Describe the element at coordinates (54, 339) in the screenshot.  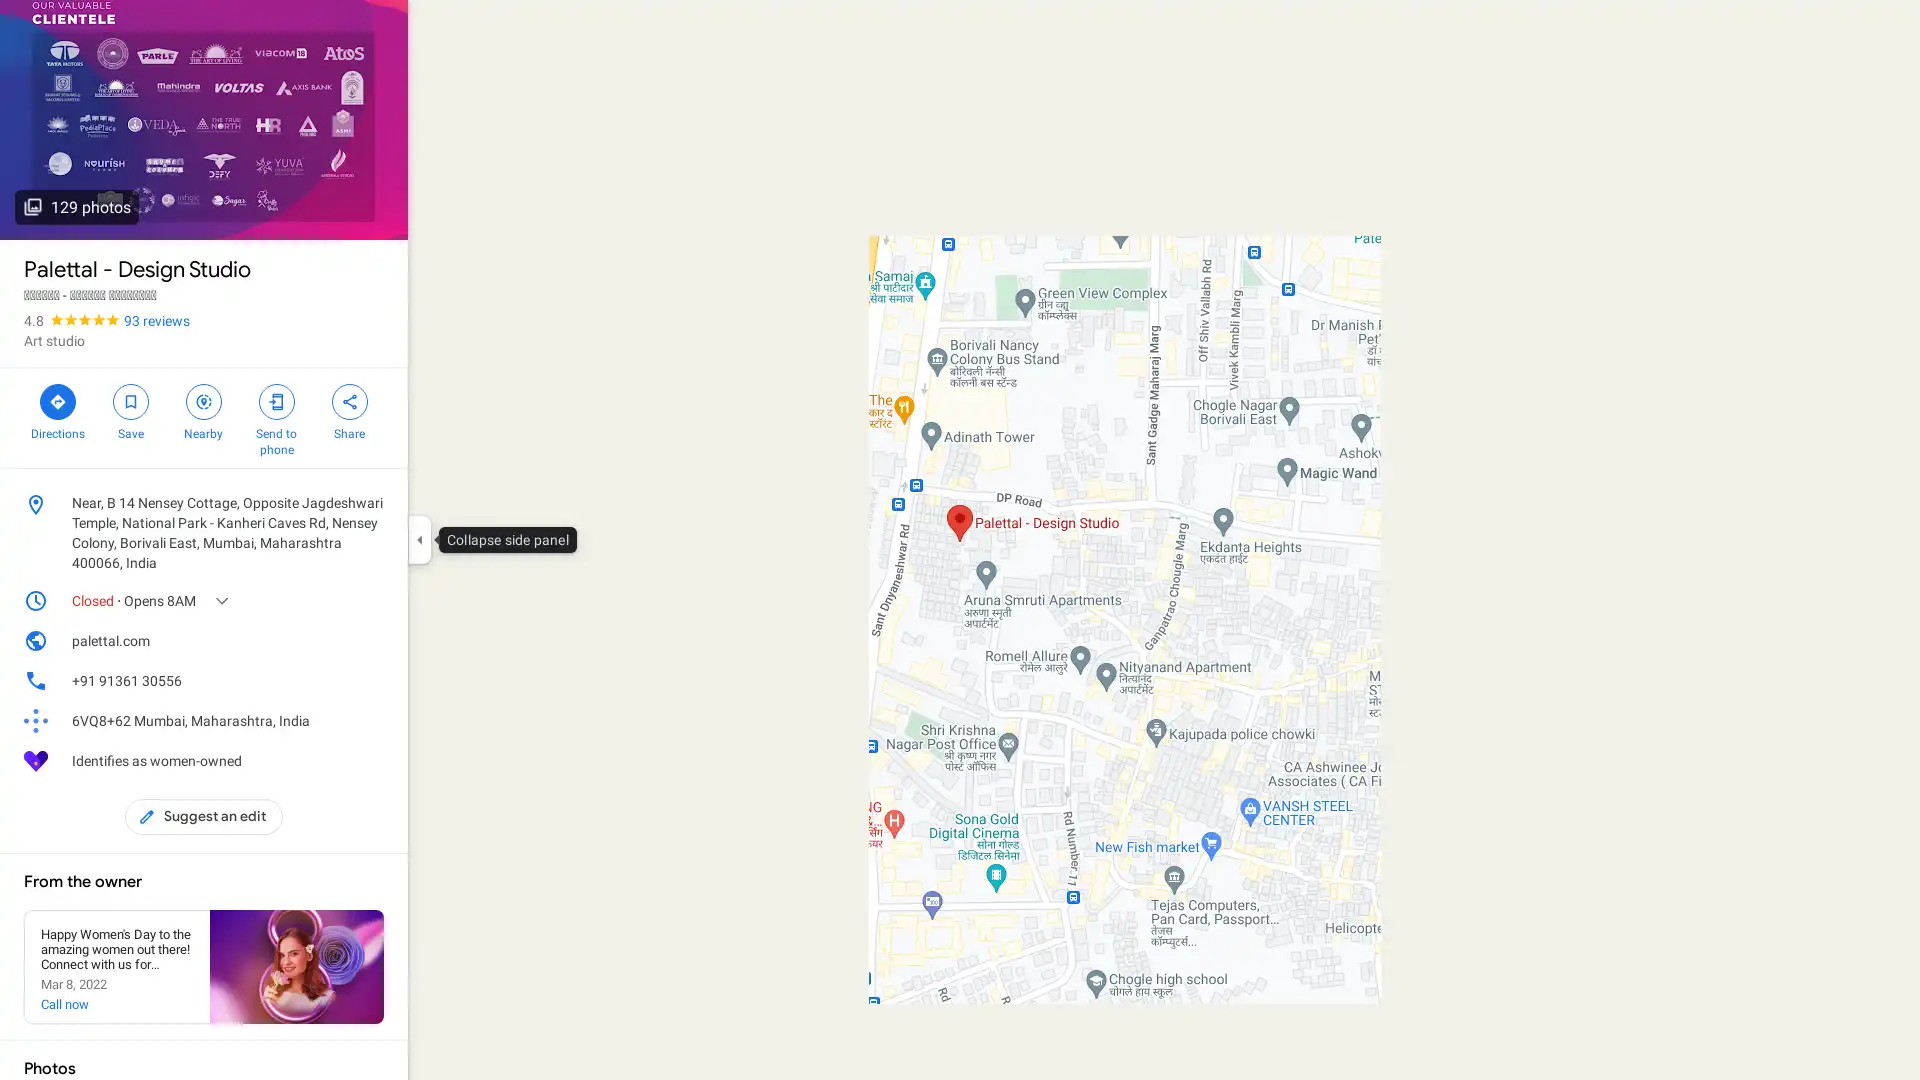
I see `Art studio` at that location.